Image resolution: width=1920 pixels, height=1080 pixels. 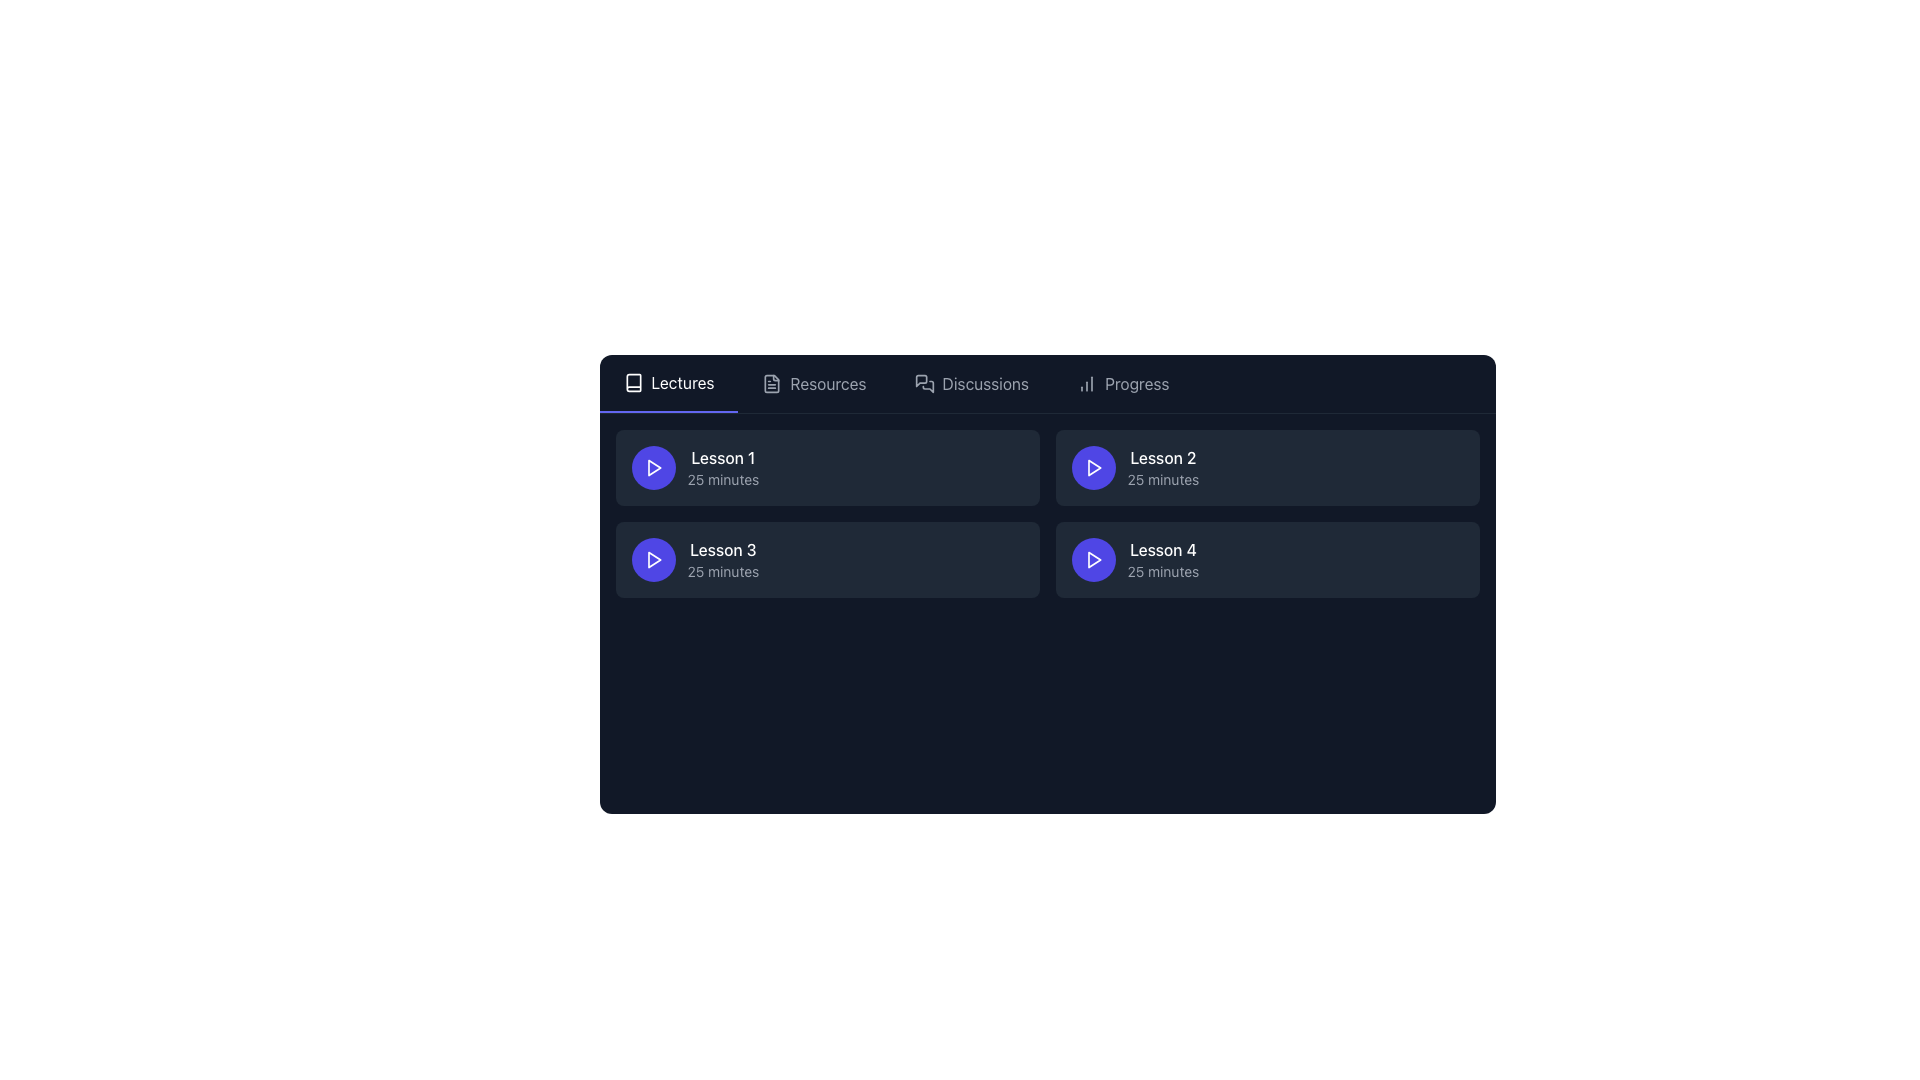 I want to click on the circular button with a purple background and a white triangular play icon located in the 'Lesson 3' item of the lessons grid, so click(x=653, y=559).